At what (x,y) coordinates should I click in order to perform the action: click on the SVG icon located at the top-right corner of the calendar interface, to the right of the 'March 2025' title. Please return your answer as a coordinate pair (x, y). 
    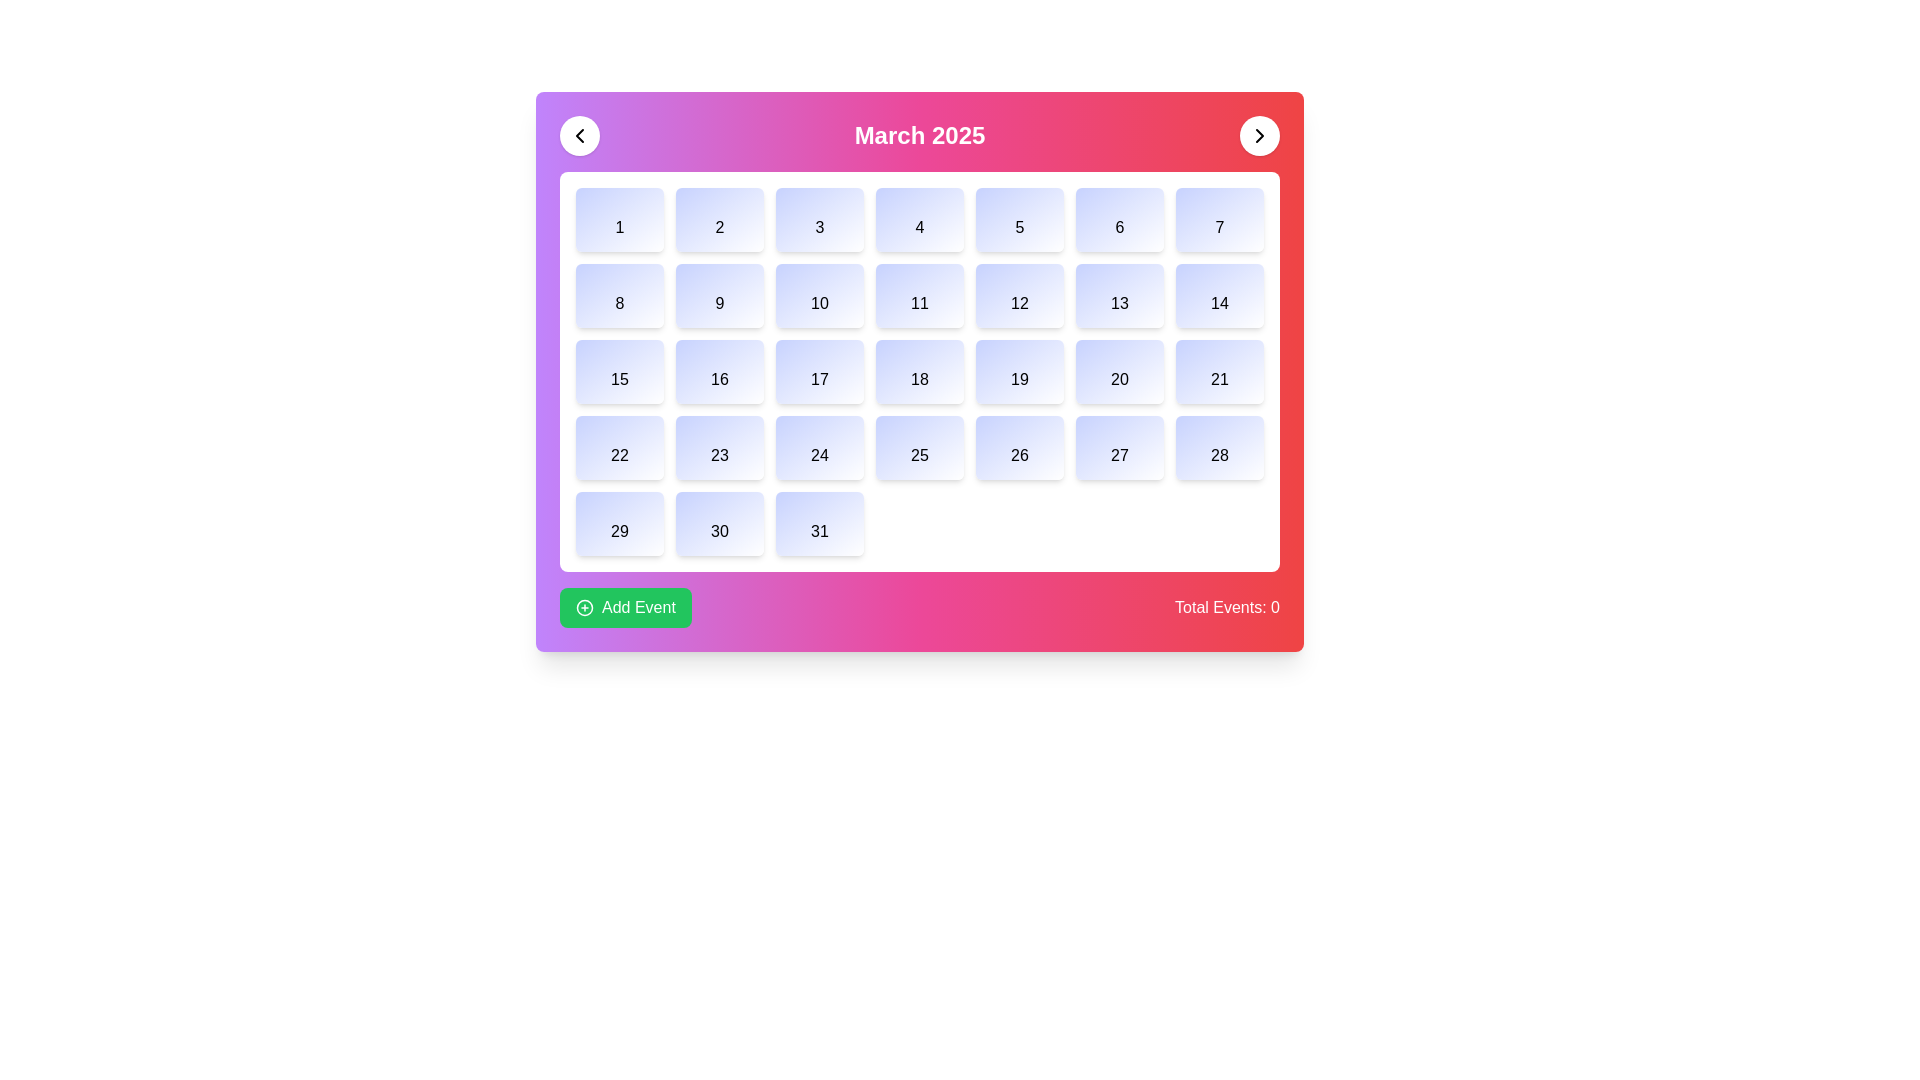
    Looking at the image, I should click on (1258, 135).